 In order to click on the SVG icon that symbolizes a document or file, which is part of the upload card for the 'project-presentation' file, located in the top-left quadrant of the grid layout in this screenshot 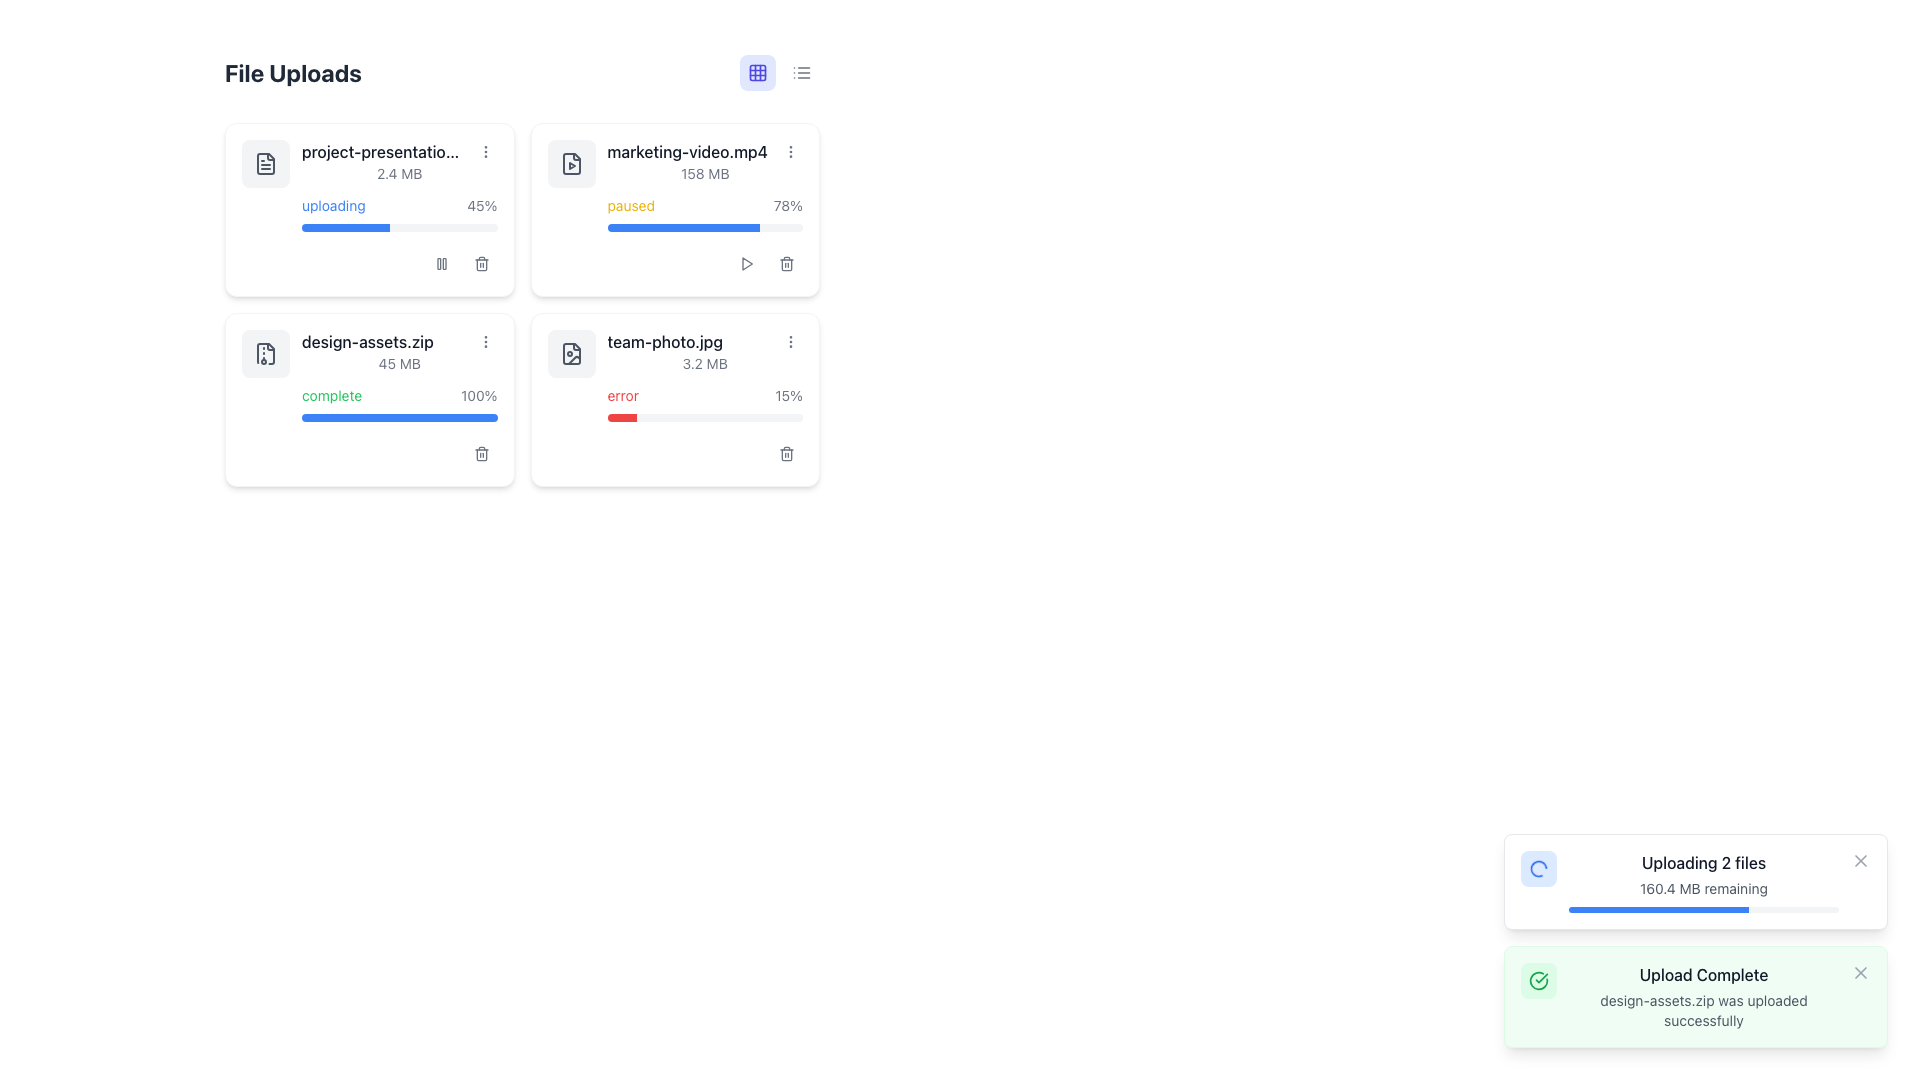, I will do `click(264, 163)`.